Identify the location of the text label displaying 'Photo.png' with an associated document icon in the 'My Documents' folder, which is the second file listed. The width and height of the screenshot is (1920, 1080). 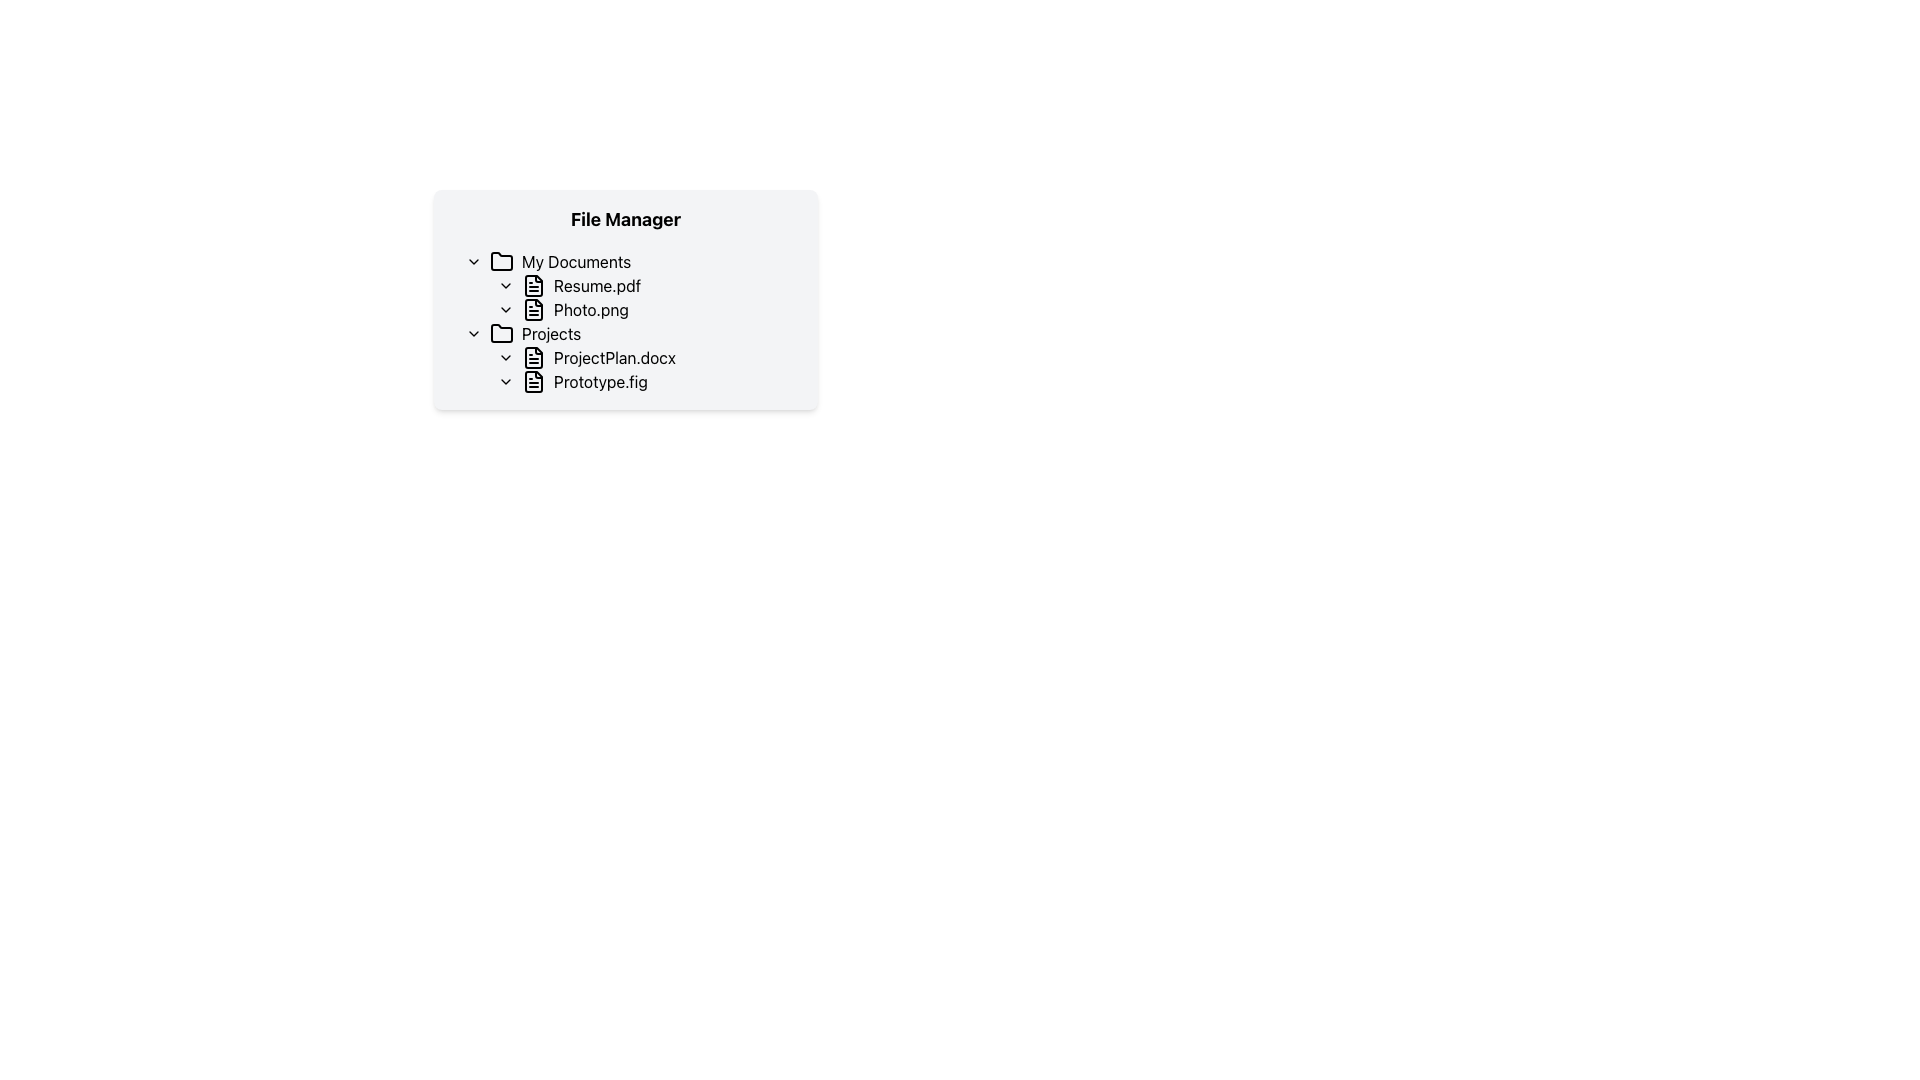
(574, 309).